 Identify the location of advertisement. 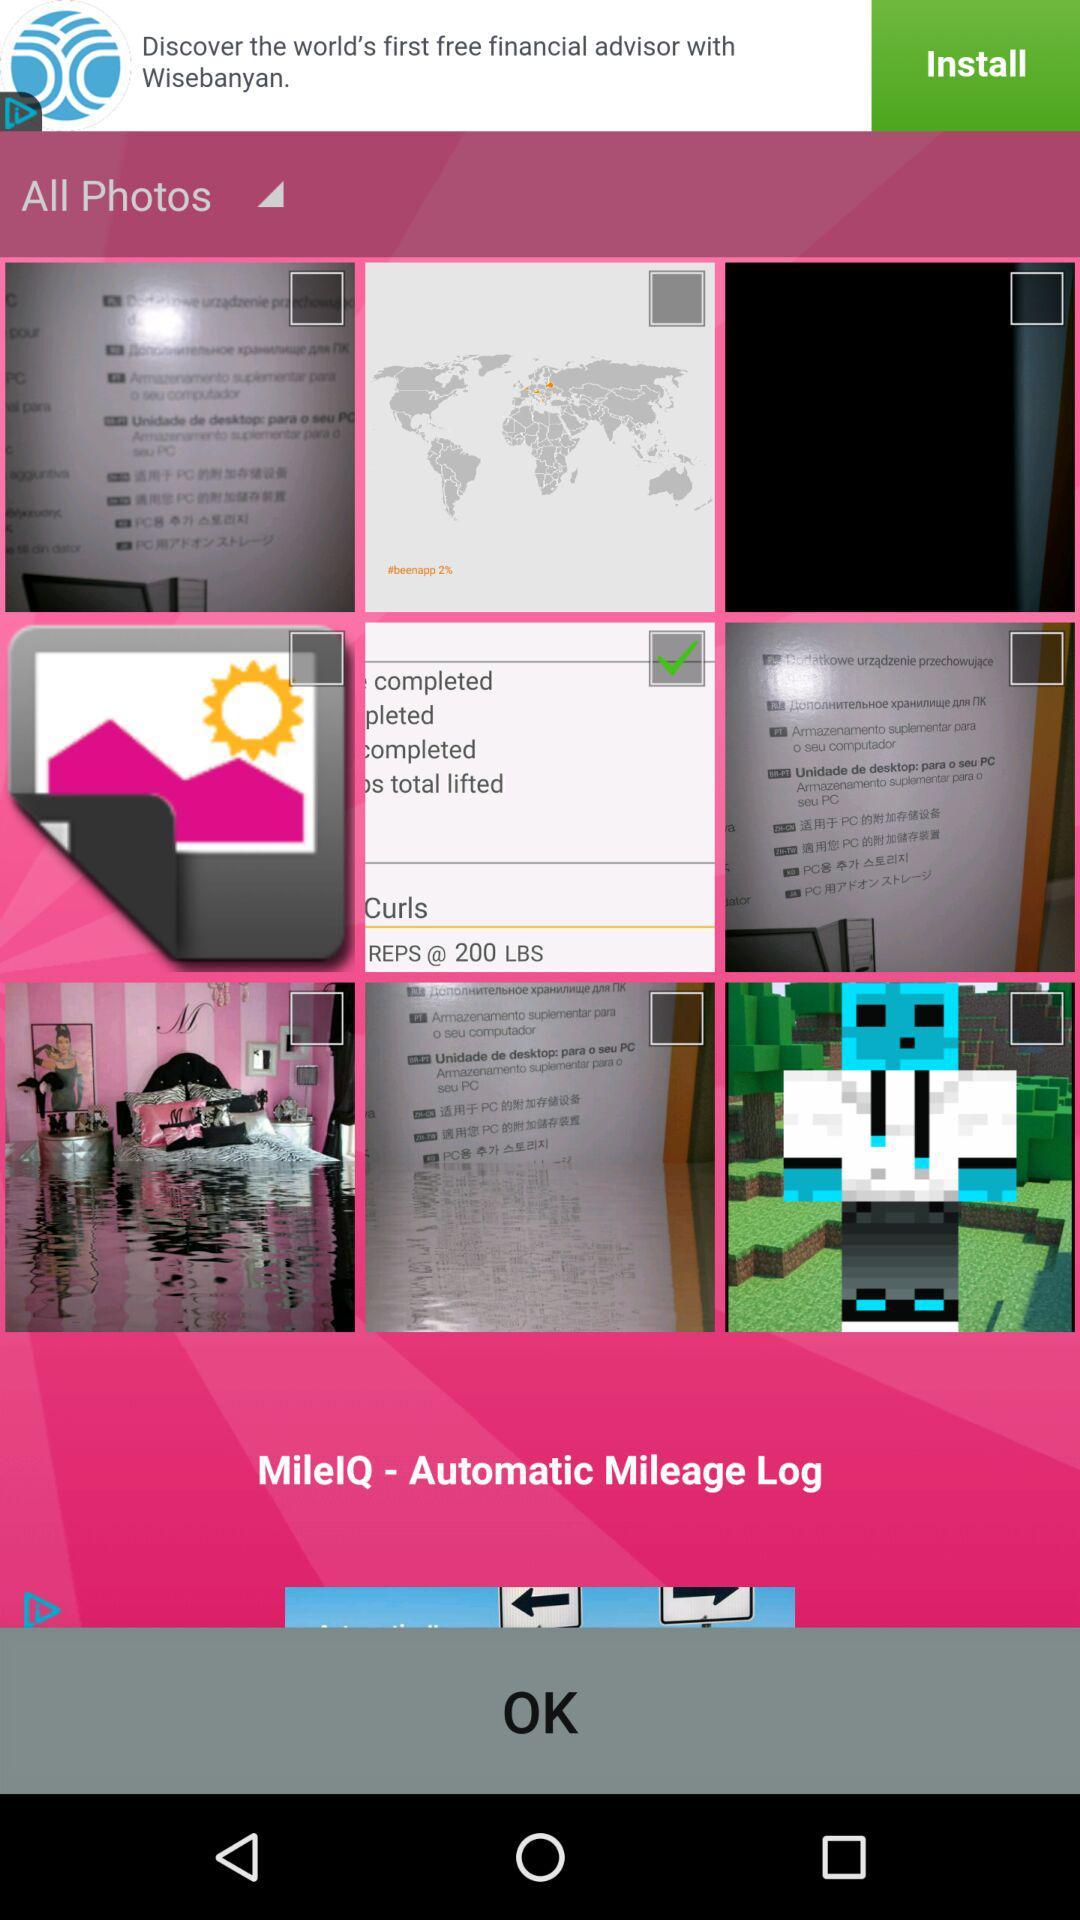
(540, 1607).